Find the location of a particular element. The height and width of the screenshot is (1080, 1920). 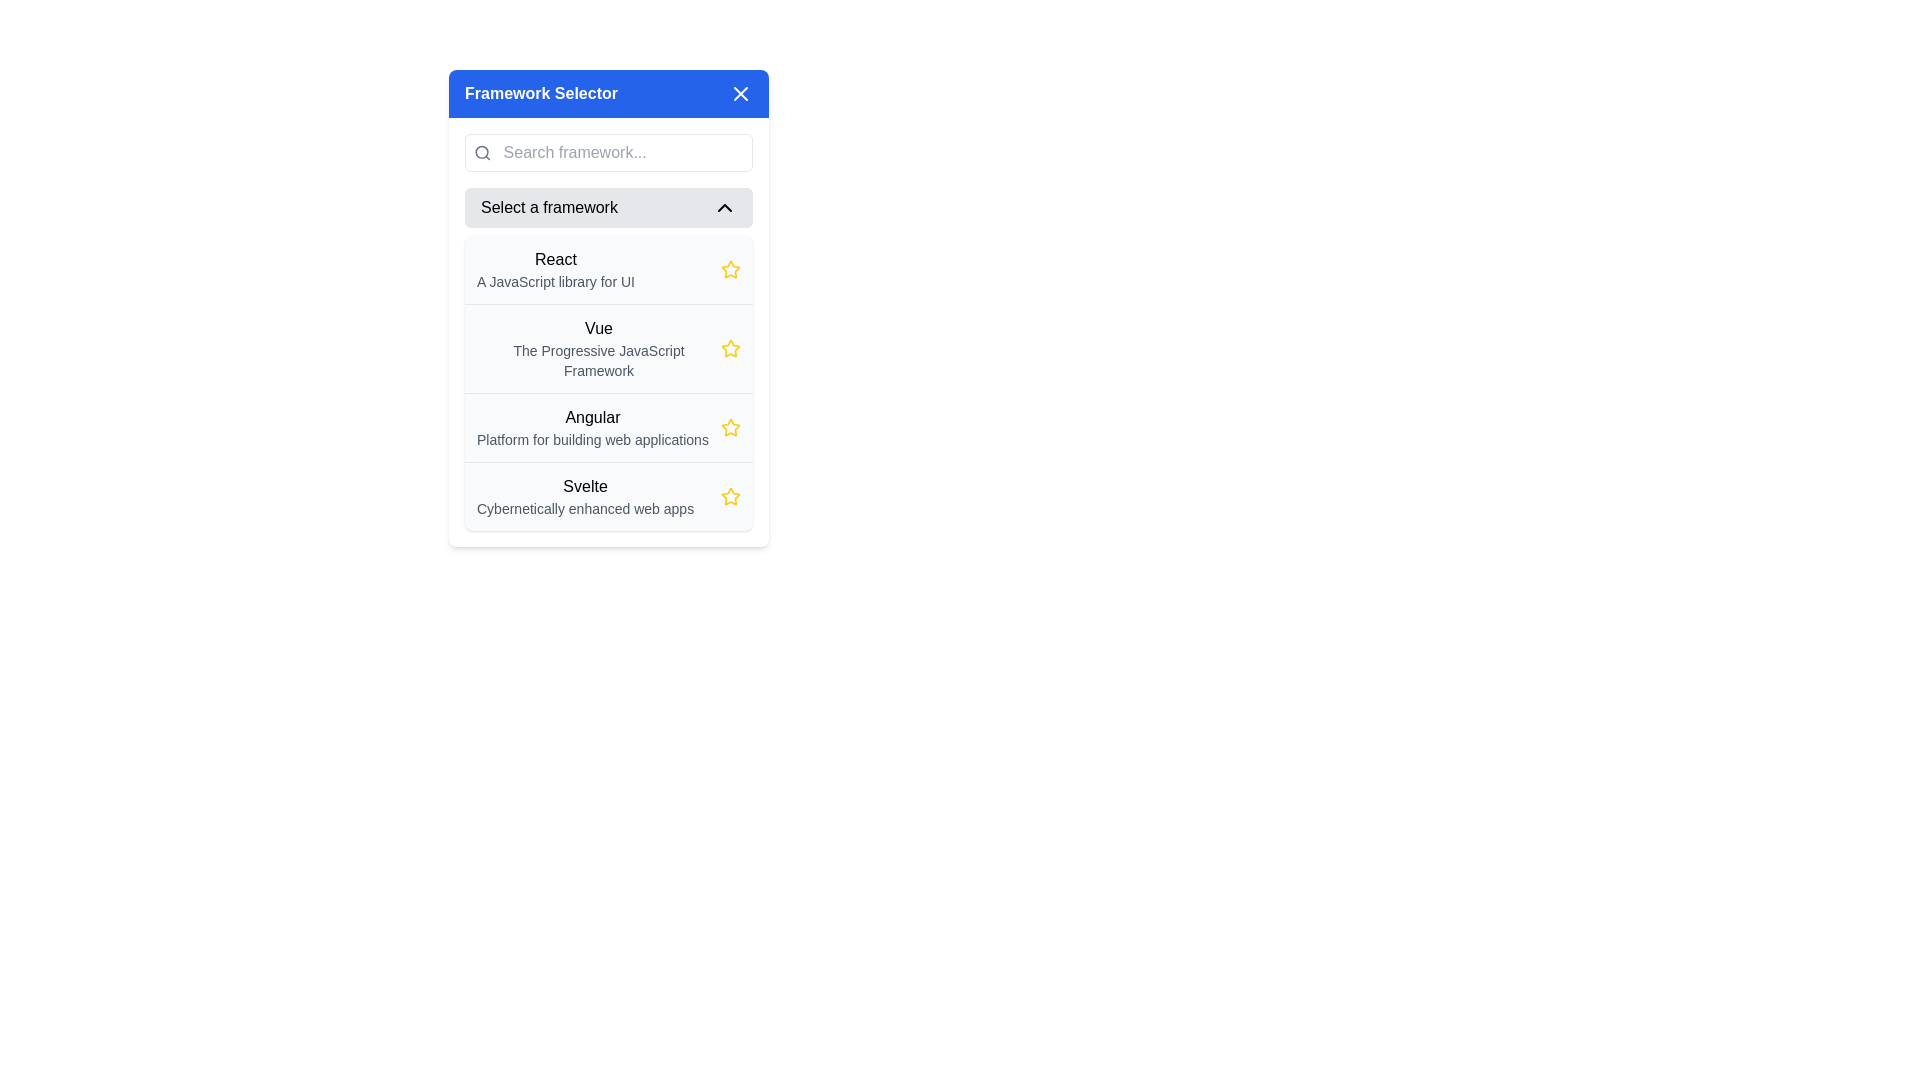

the text node displaying 'Vue' located at the top of the list item labeled 'Vue The Progressive JavaScript Framework' in the modal titled 'Framework Selector' is located at coordinates (598, 327).